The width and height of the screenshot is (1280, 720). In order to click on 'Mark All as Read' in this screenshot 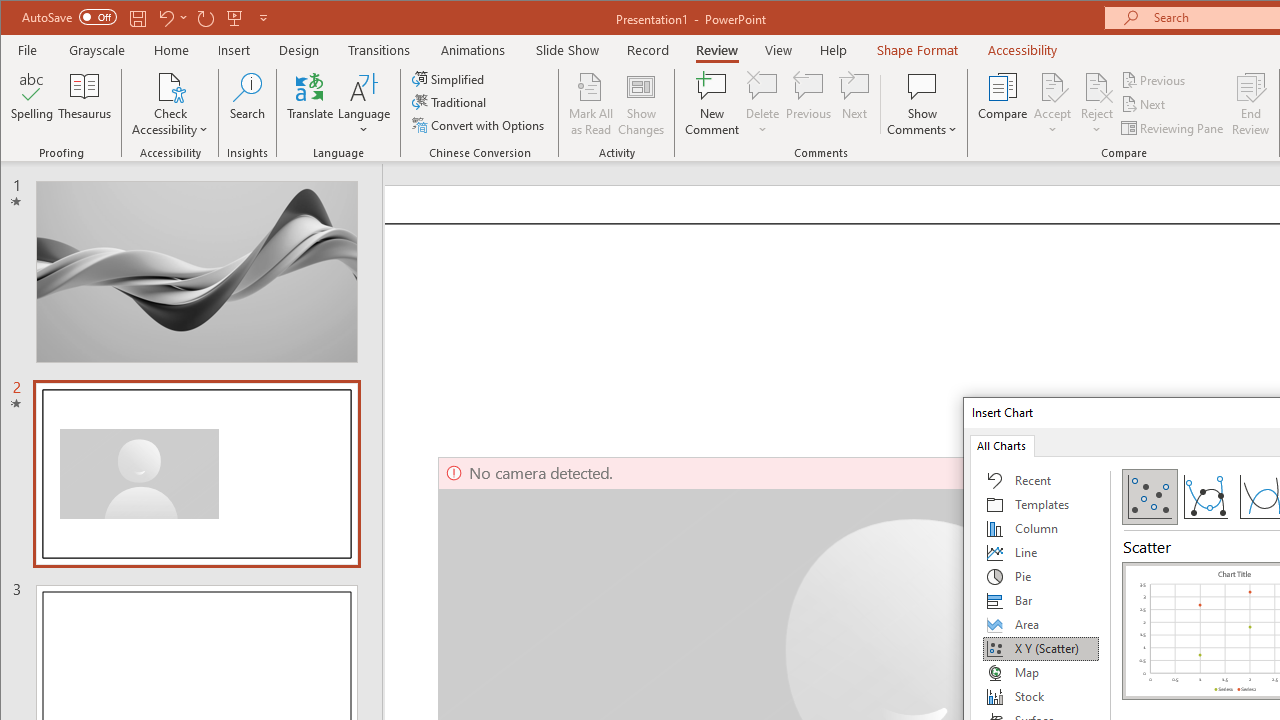, I will do `click(590, 104)`.